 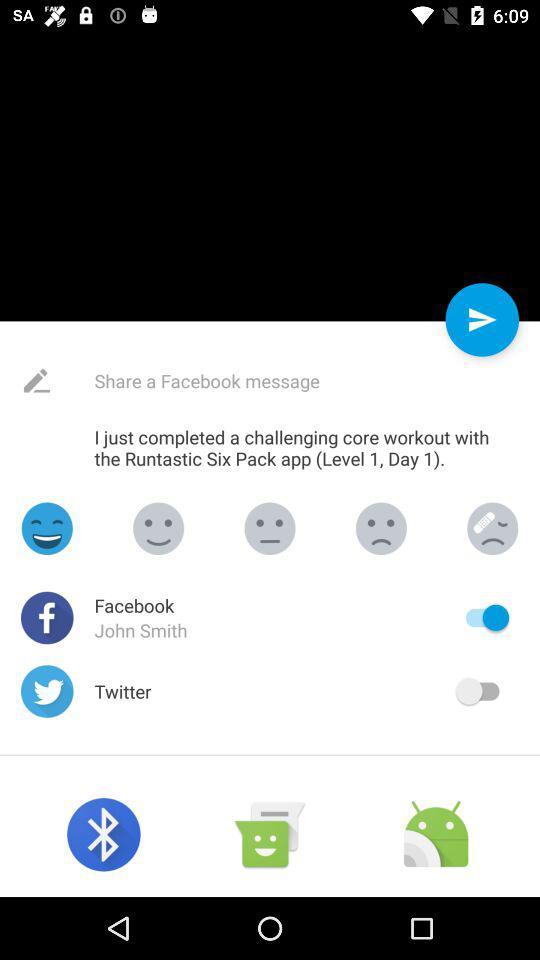 What do you see at coordinates (481, 616) in the screenshot?
I see `sharing with facebook` at bounding box center [481, 616].